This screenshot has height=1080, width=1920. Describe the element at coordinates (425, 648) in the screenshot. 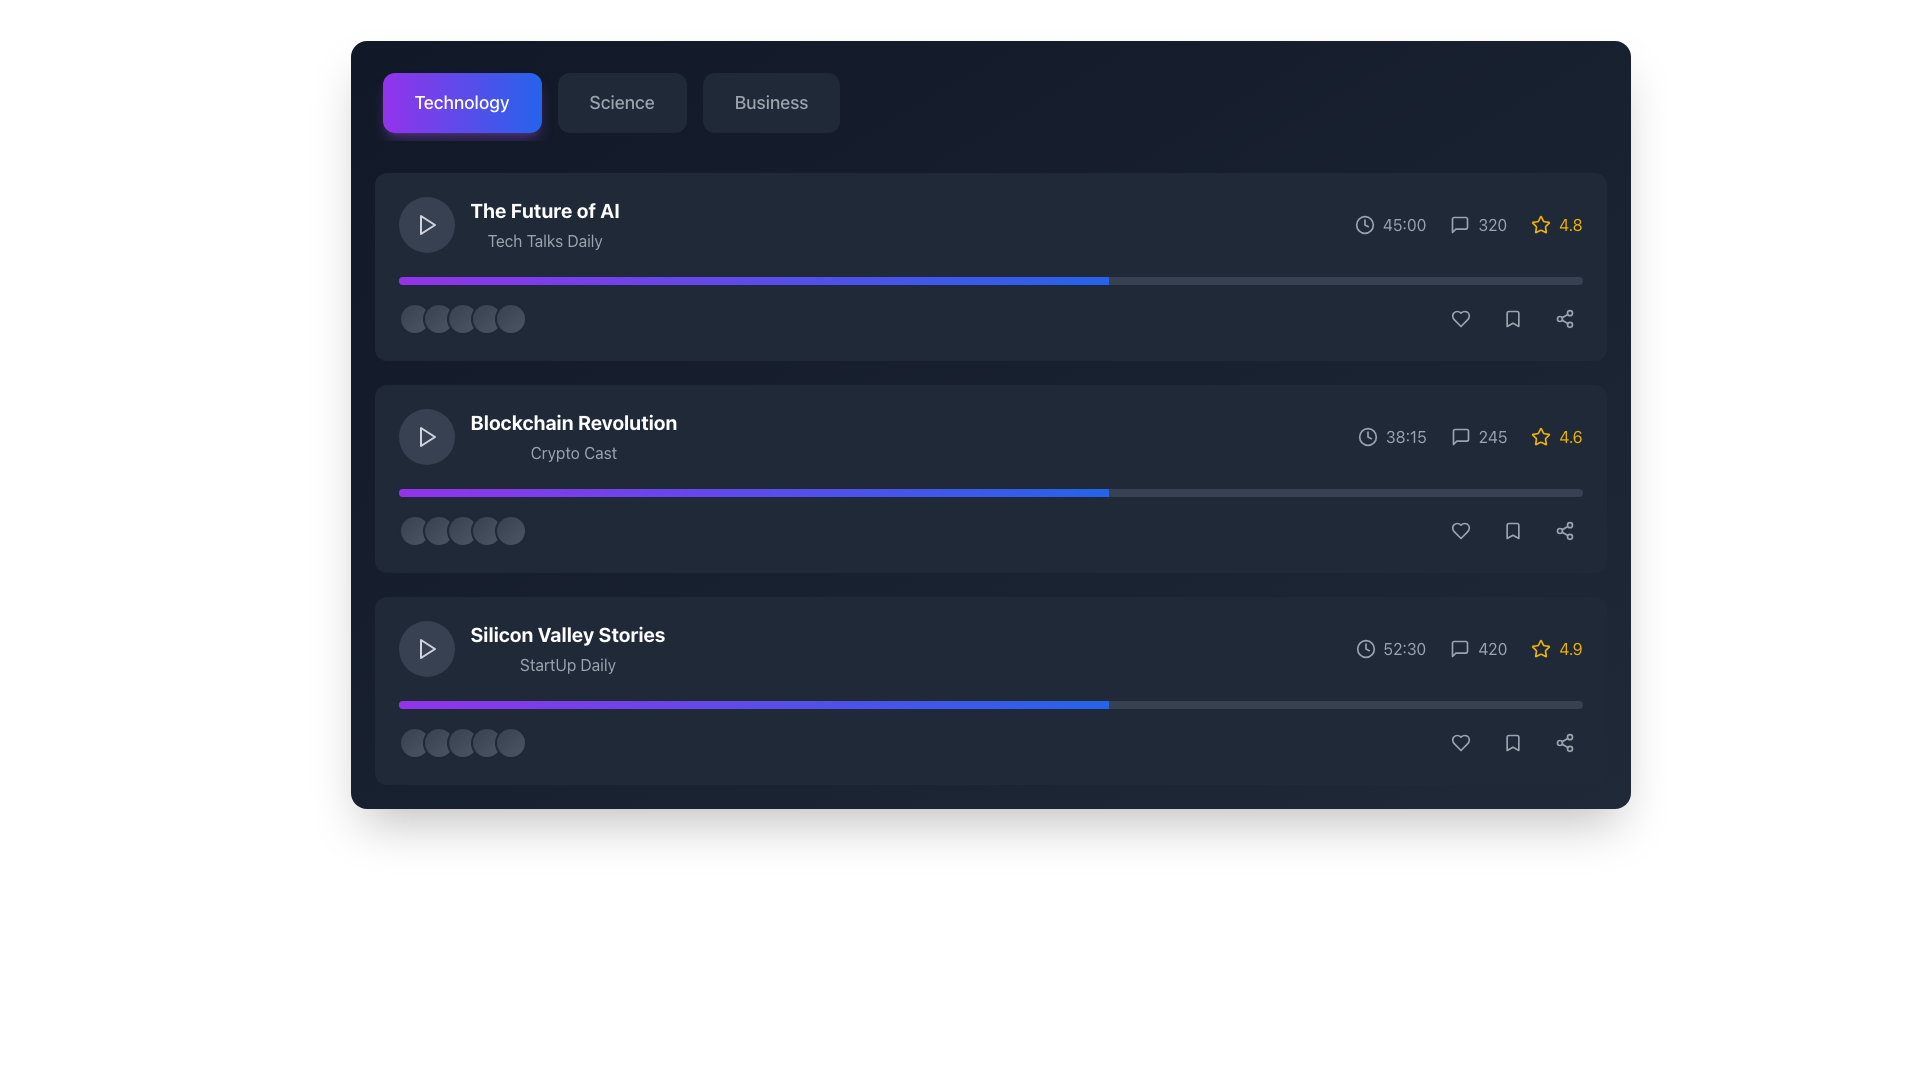

I see `the circular play button with a dark gray background and a white triangular play icon to play the media` at that location.